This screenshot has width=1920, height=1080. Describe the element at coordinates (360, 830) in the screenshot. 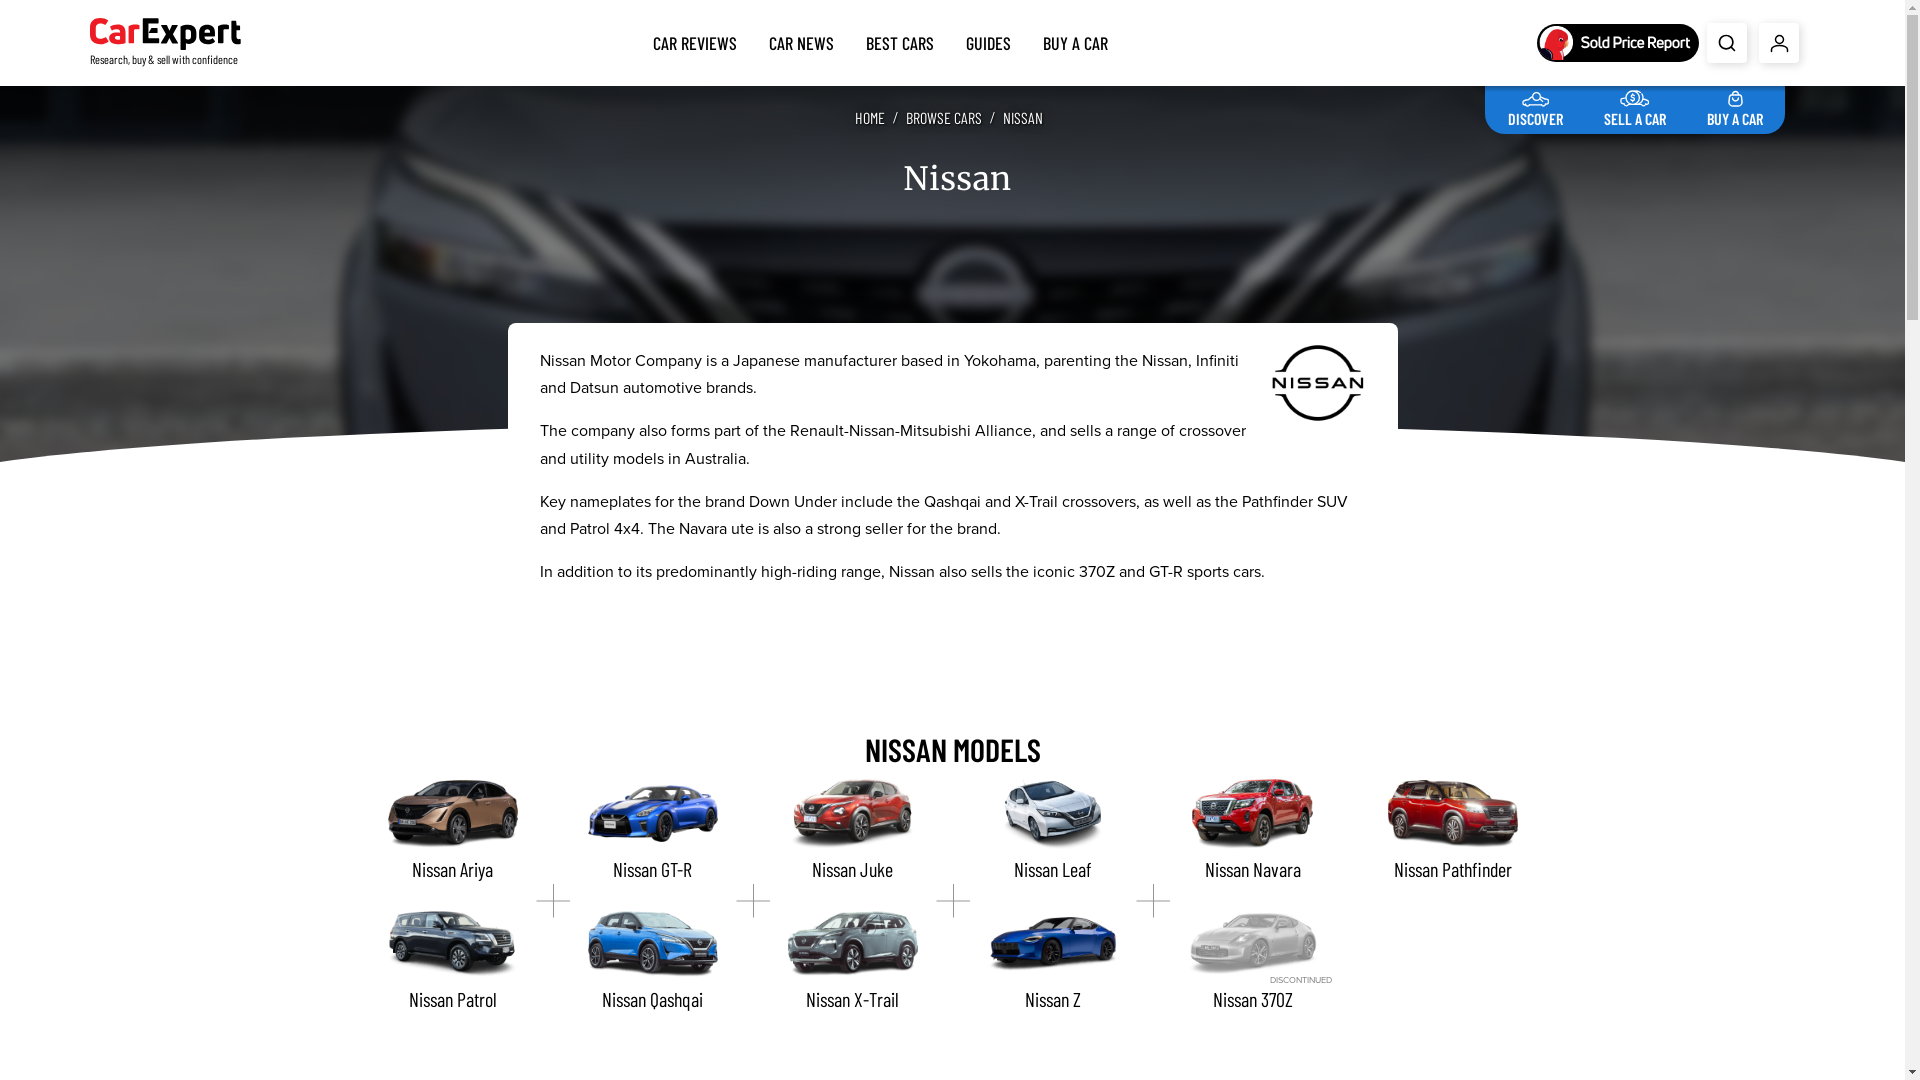

I see `'Nissan Ariya'` at that location.